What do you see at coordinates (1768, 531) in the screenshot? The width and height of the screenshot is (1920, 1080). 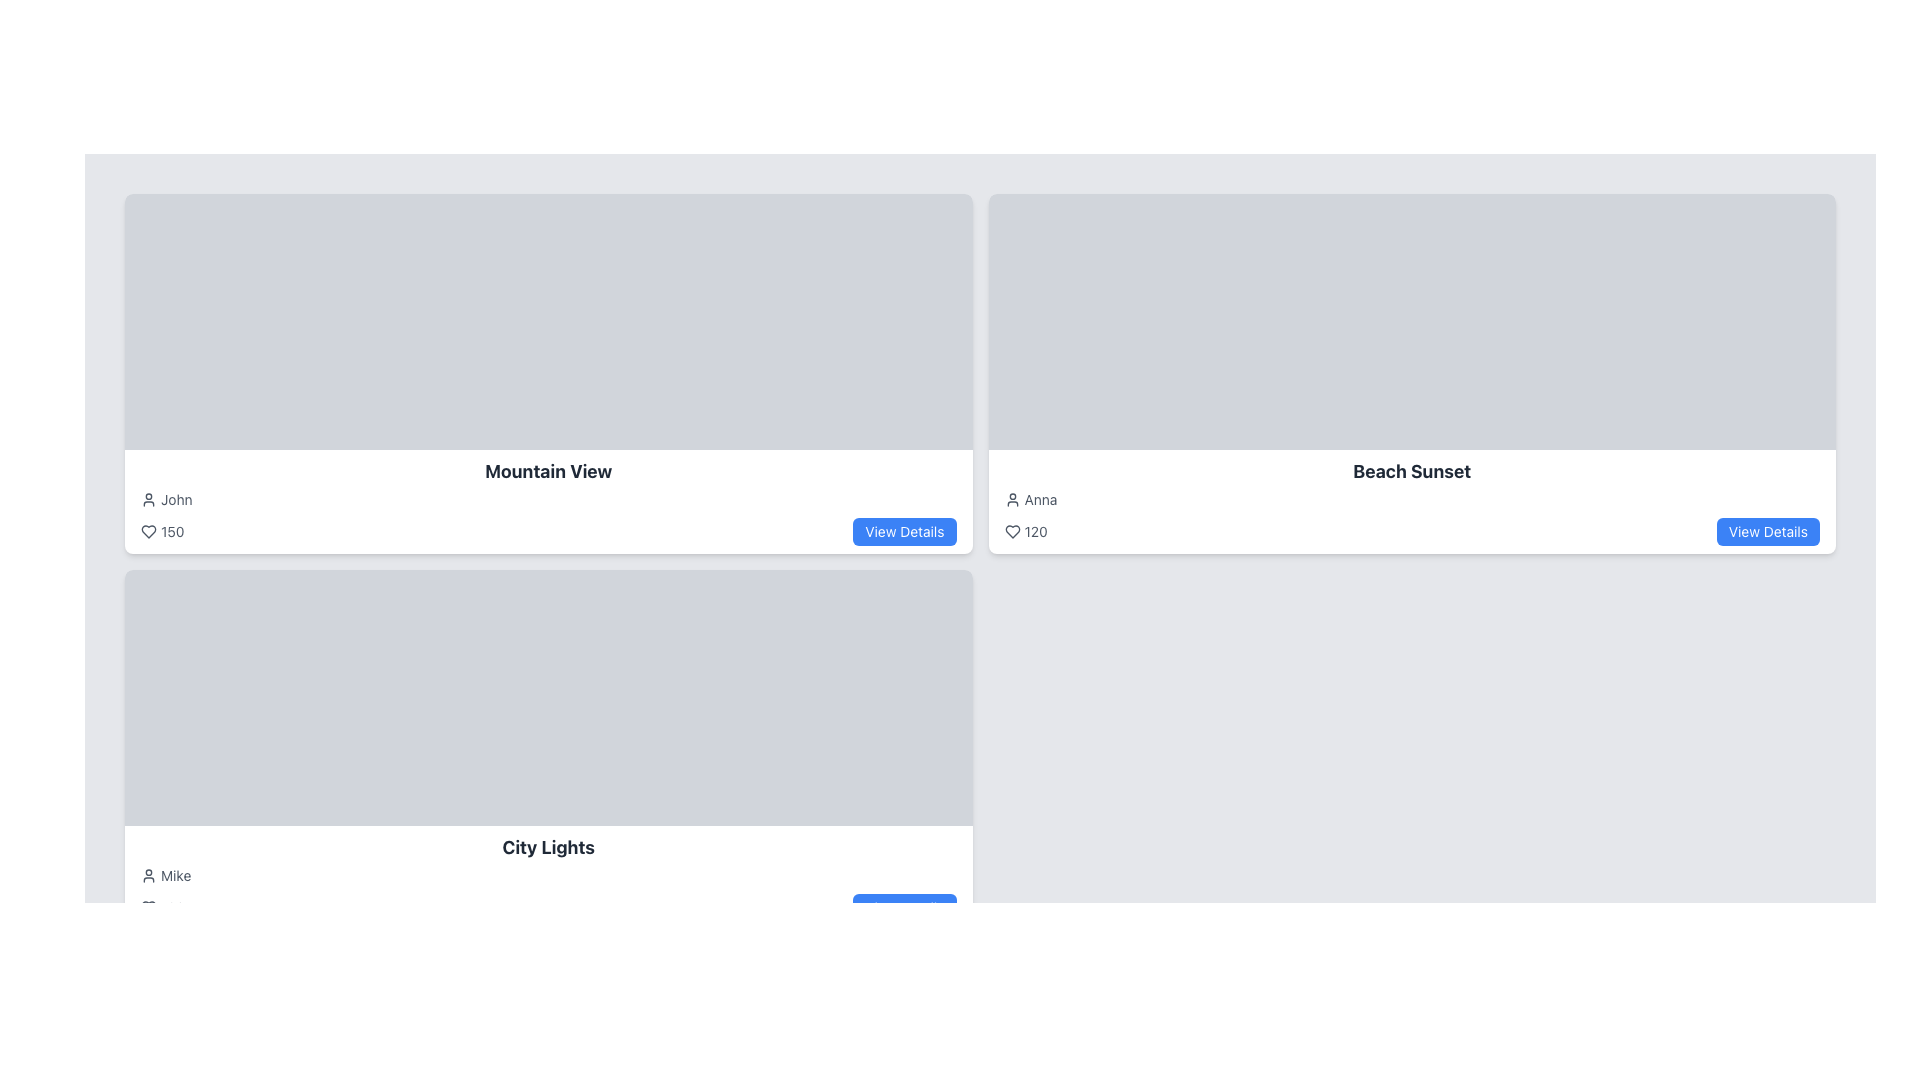 I see `the 'View Details' button, which has a rounded shape and a blue background, located at the bottom right corner of a card layout` at bounding box center [1768, 531].